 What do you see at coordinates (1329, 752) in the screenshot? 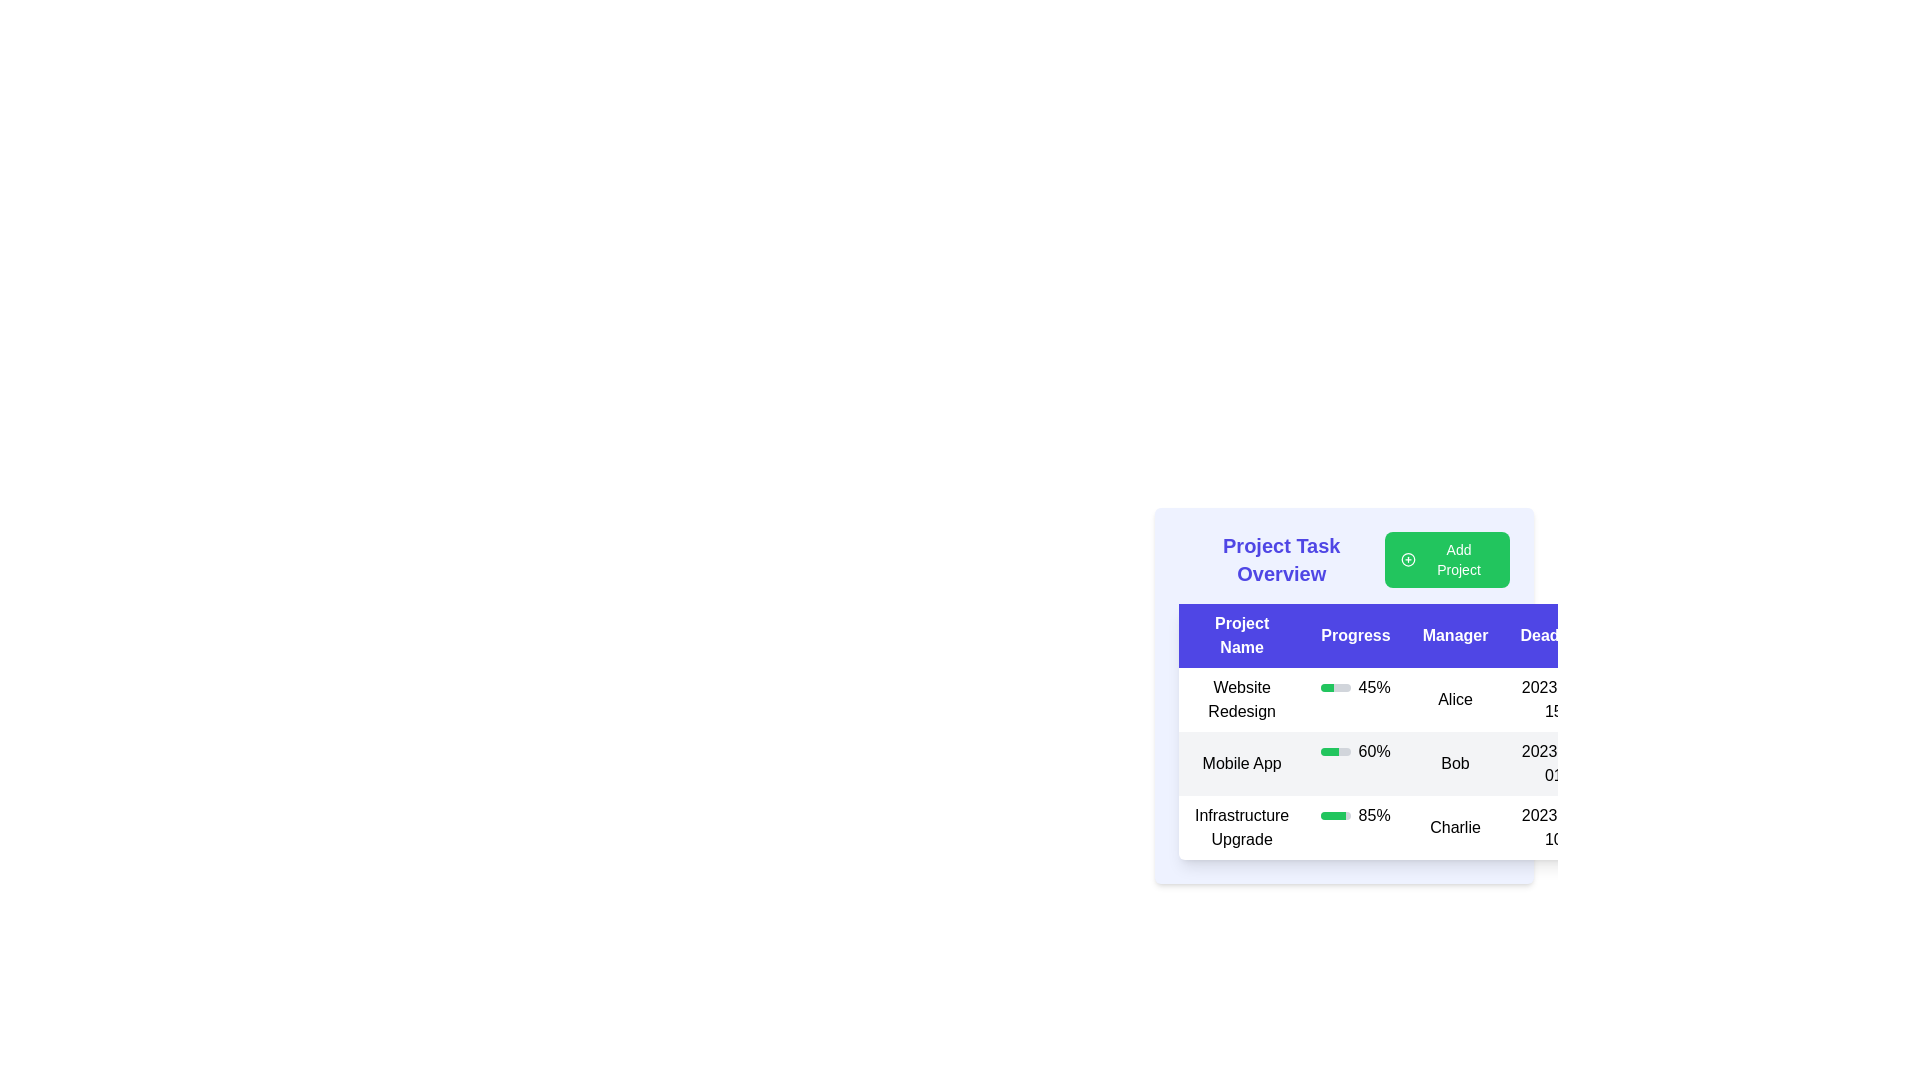
I see `the progress bar indicating 60% completion for the Mobile App project, located in the second row of the Progress column` at bounding box center [1329, 752].